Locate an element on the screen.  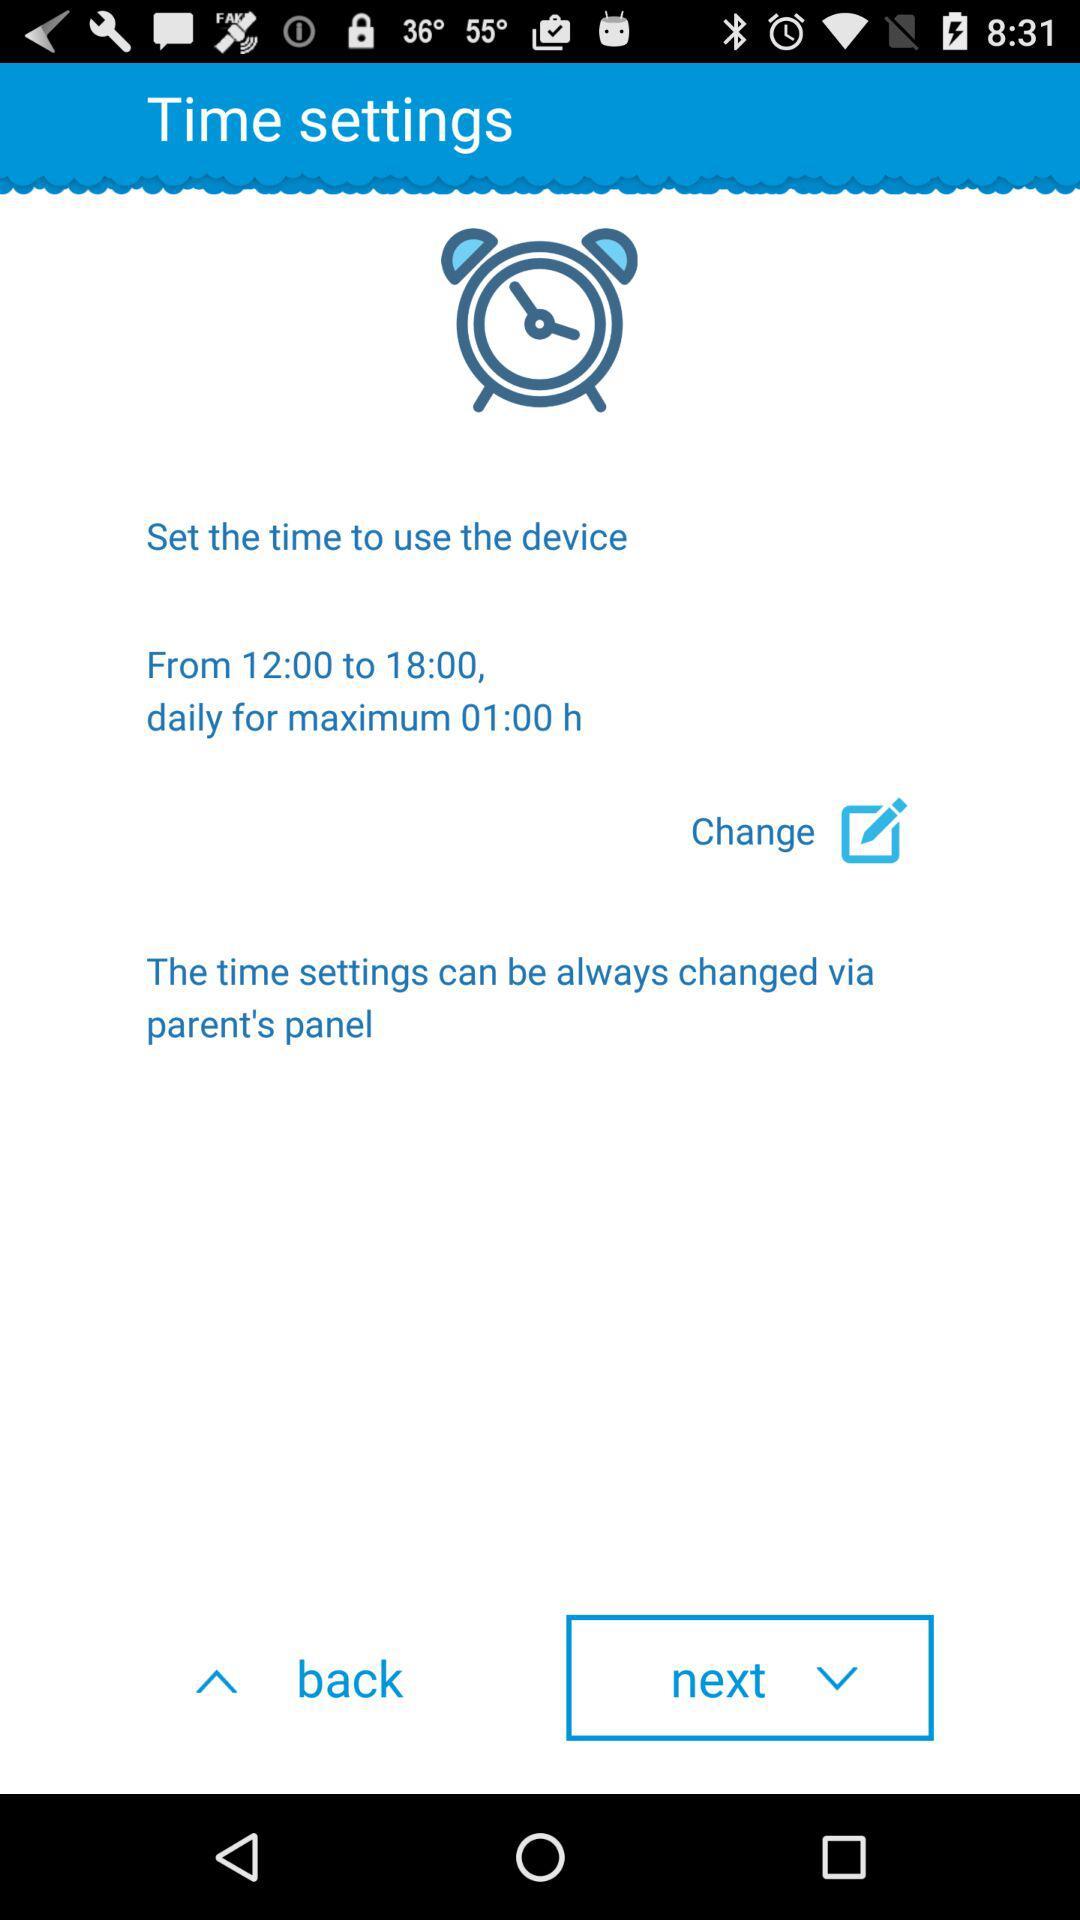
icon below the time settings item is located at coordinates (749, 1677).